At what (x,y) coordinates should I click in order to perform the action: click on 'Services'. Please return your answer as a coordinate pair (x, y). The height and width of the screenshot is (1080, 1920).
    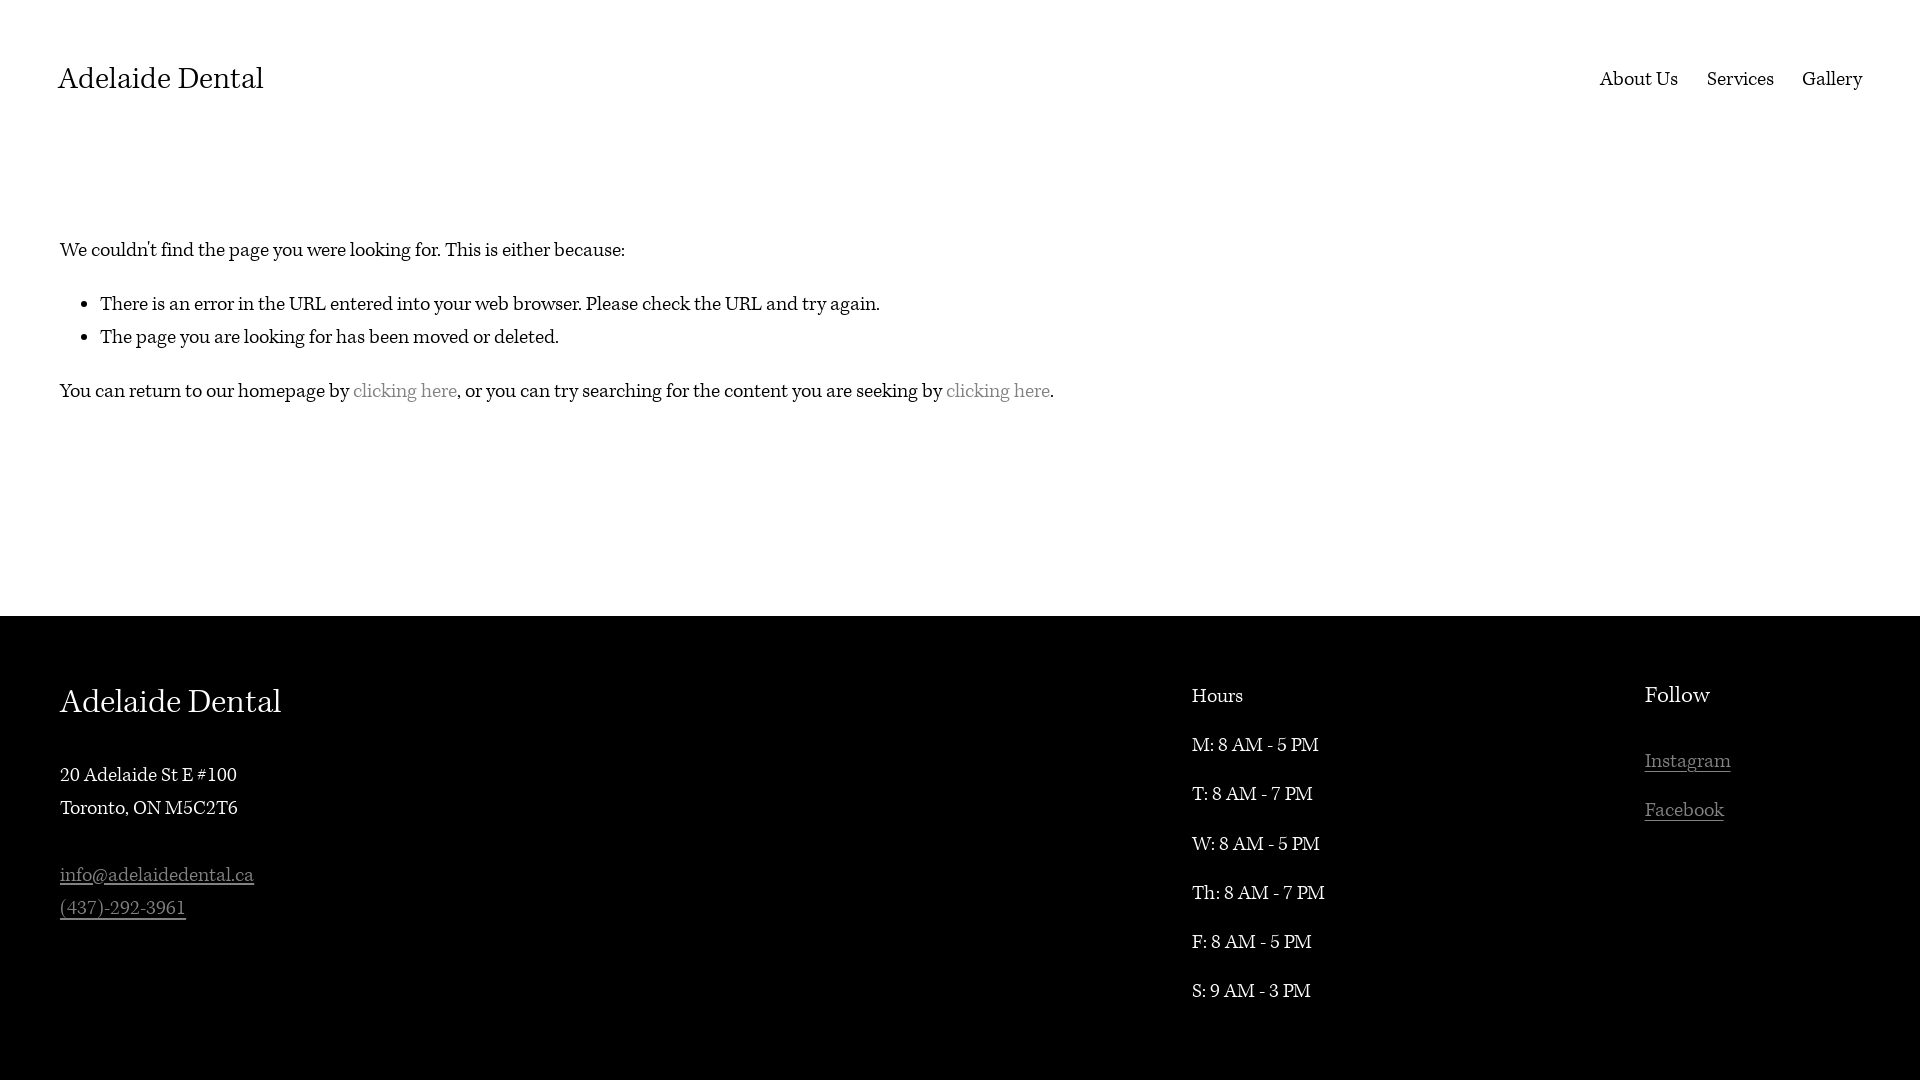
    Looking at the image, I should click on (1706, 78).